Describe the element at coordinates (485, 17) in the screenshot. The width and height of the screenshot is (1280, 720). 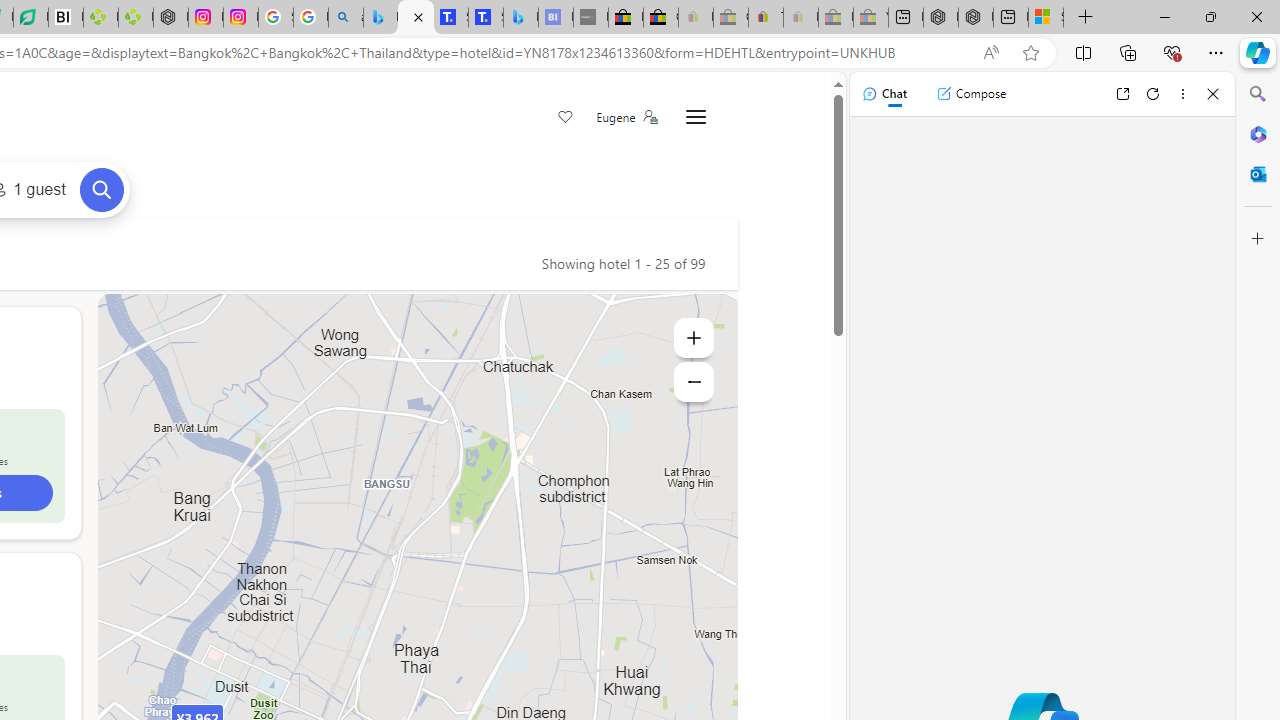
I see `'Shangri-La Bangkok, Hotel reviews and Room rates'` at that location.